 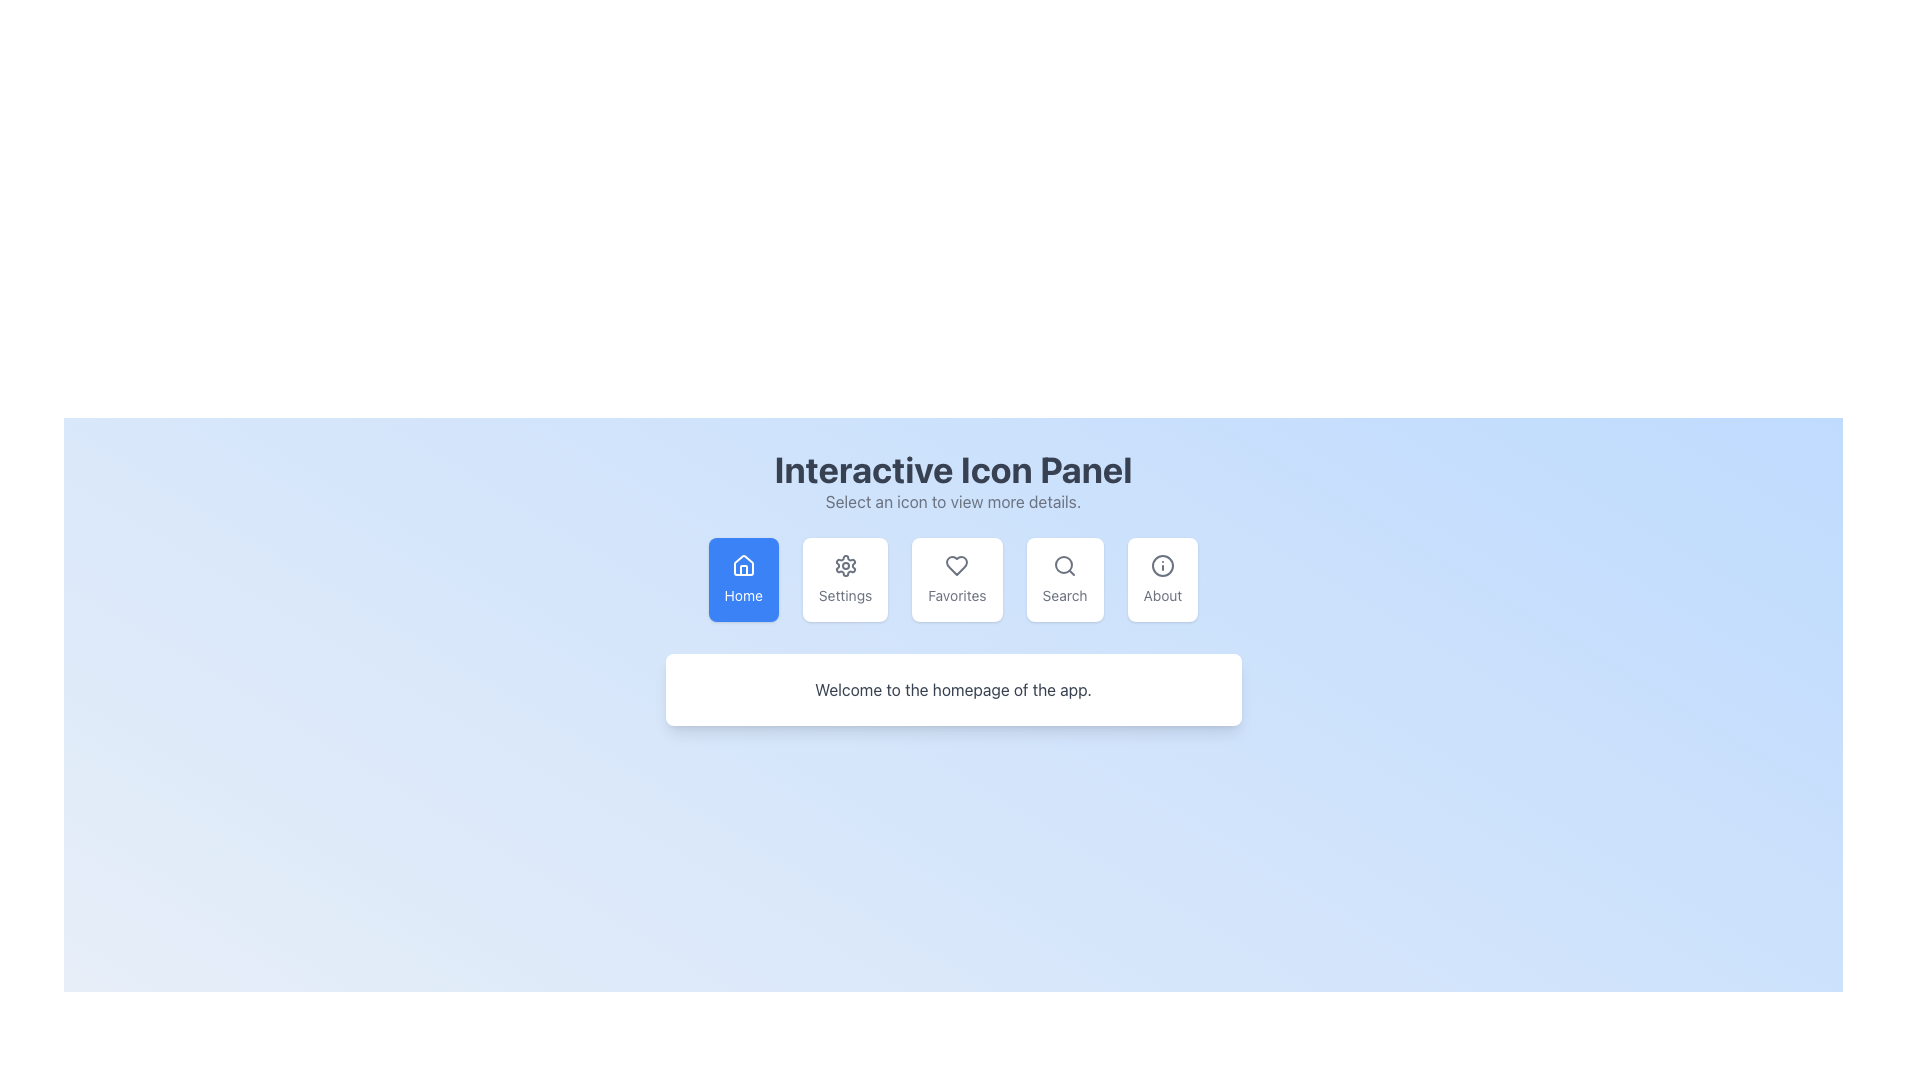 I want to click on the fifth button in the horizontal row of icons, so click(x=1162, y=579).